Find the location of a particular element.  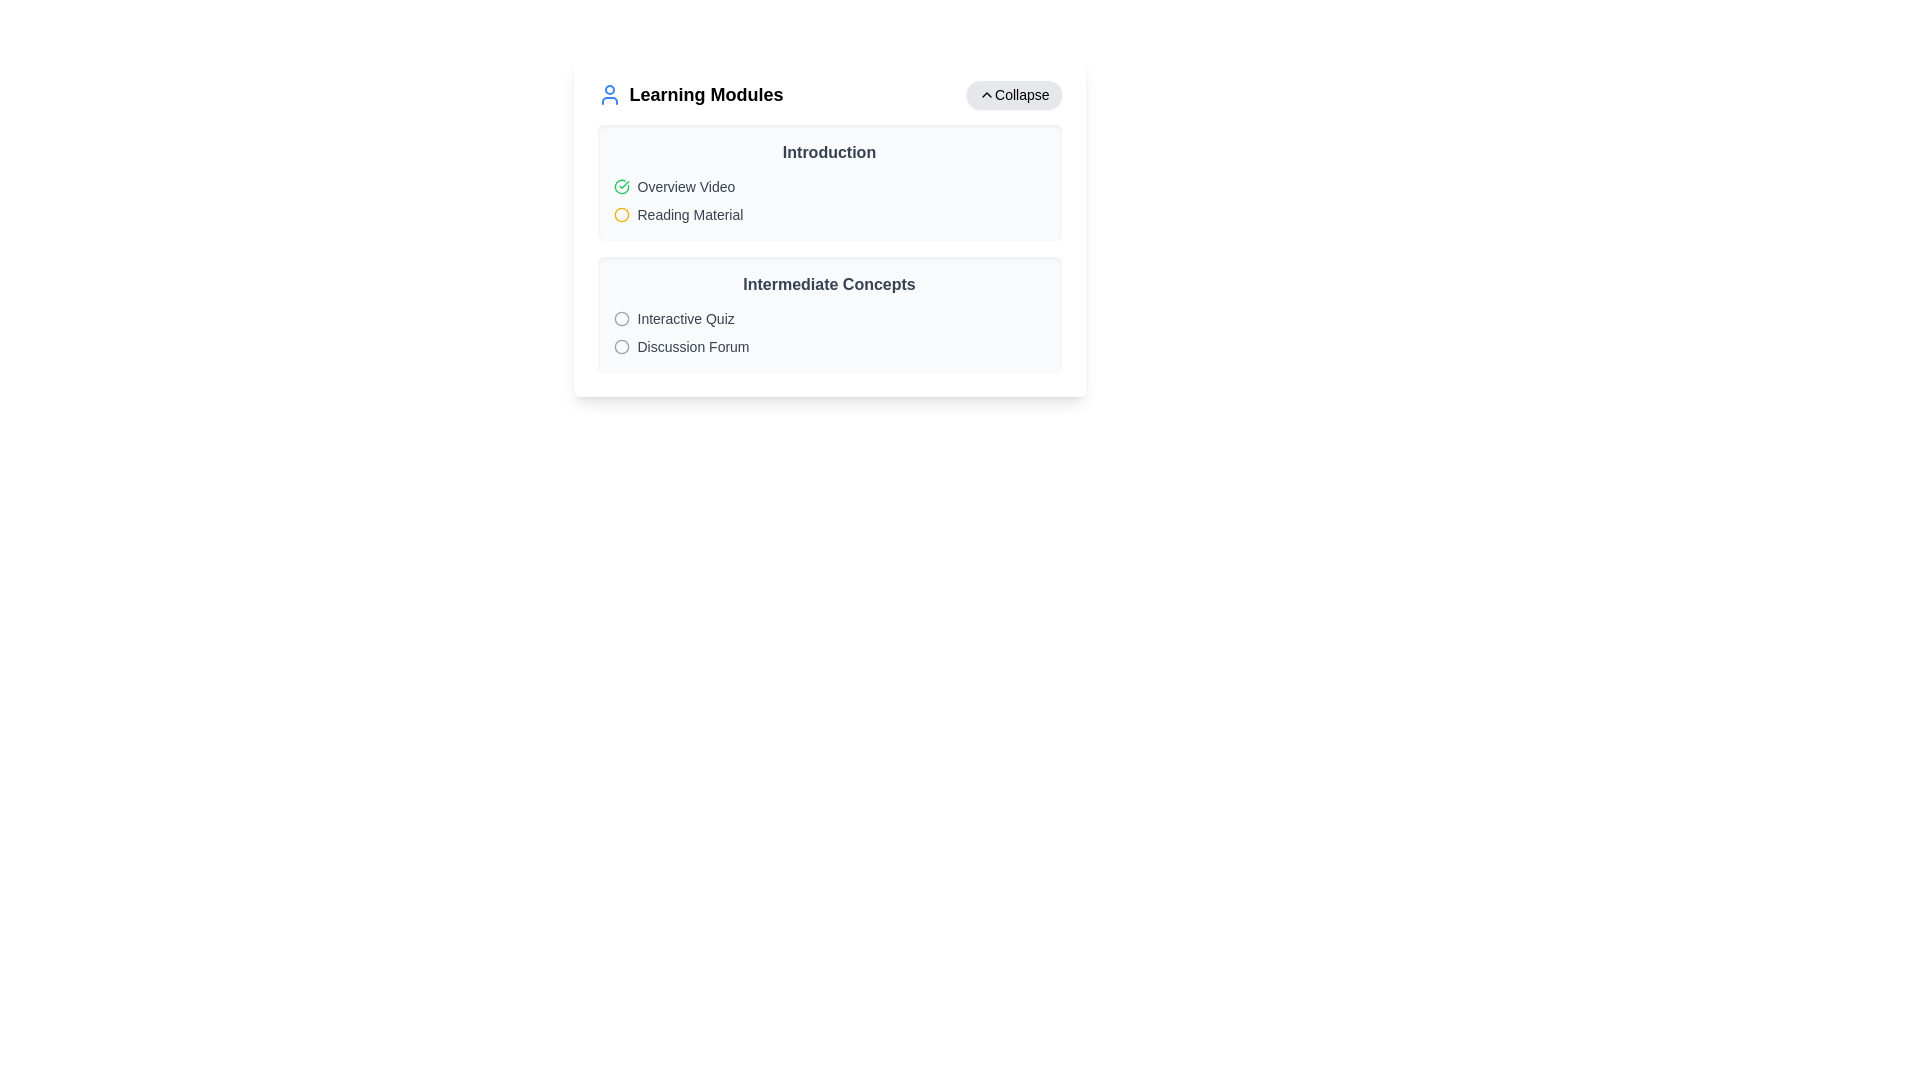

text label indicating 'Discussion Forum' located in the second row of the 'Intermediate Concepts' section in the right-side panel is located at coordinates (693, 346).